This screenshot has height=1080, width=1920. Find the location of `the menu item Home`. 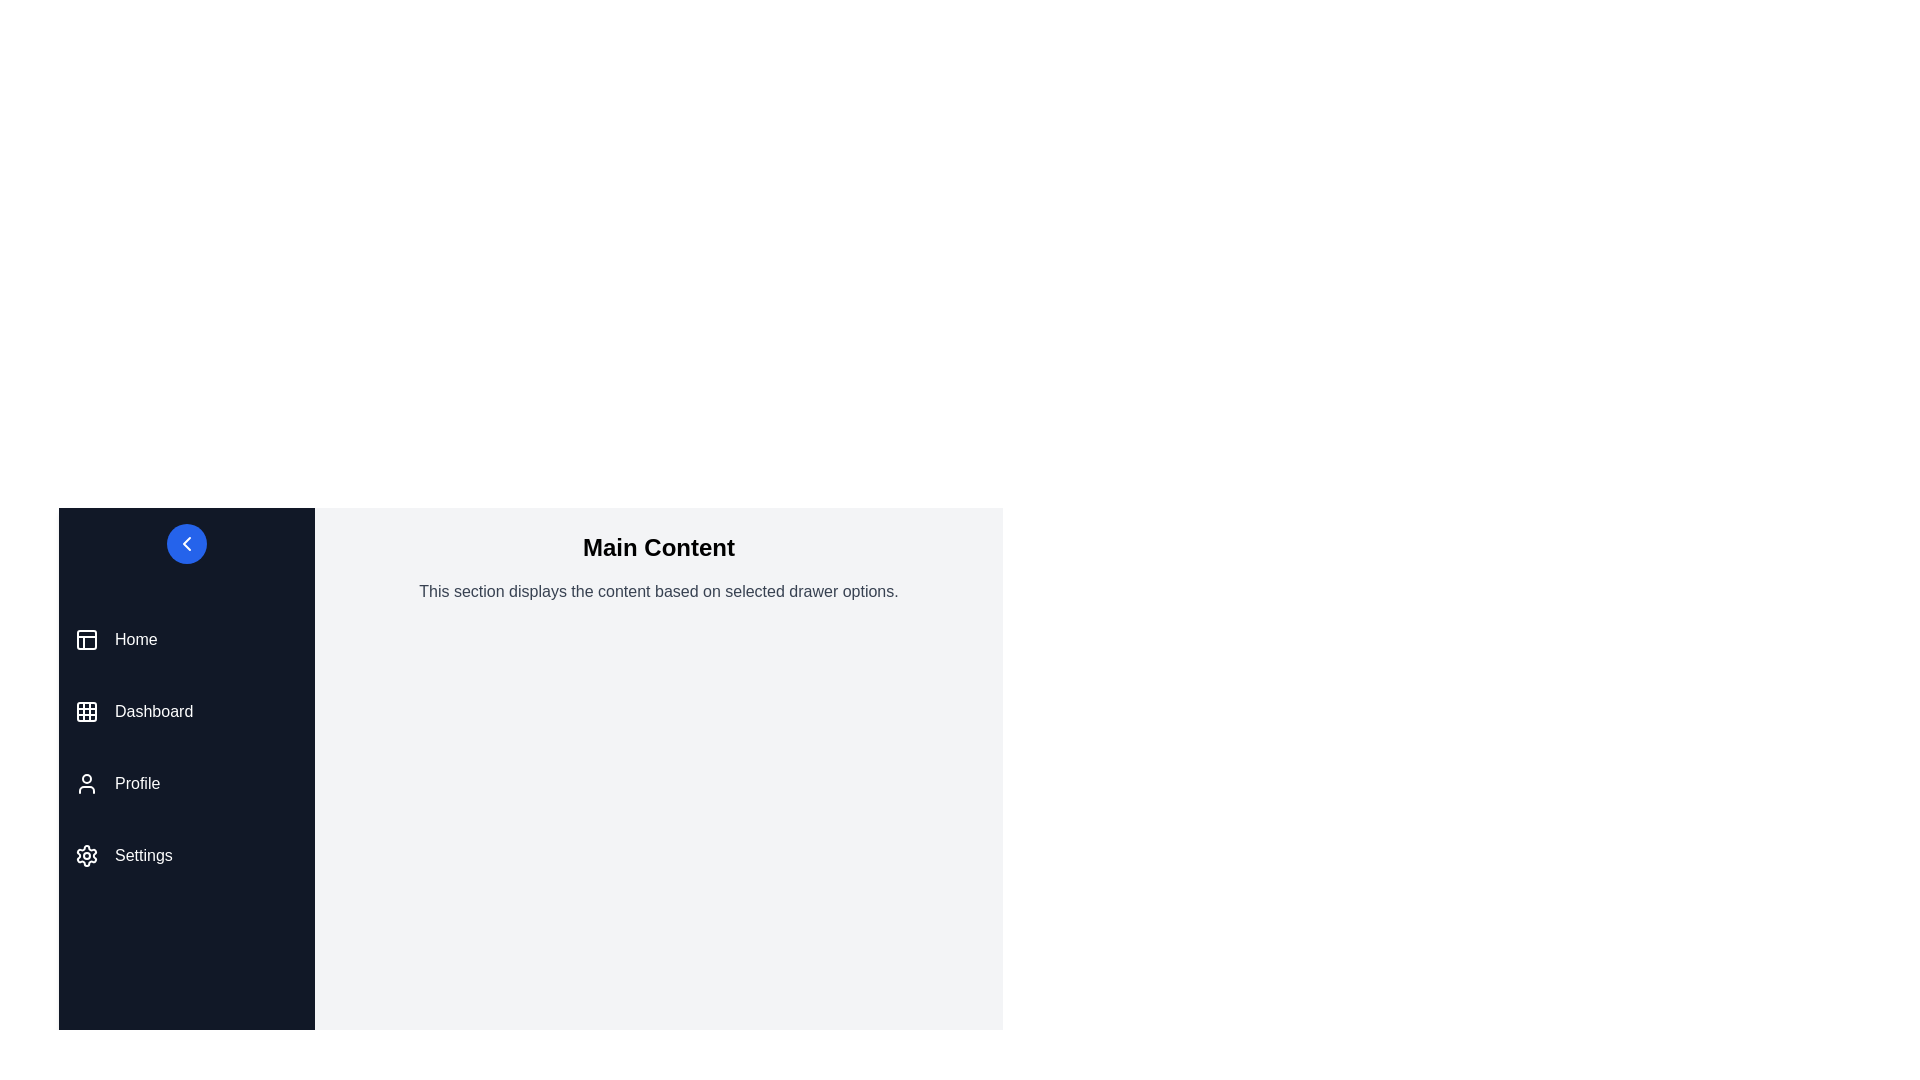

the menu item Home is located at coordinates (187, 640).